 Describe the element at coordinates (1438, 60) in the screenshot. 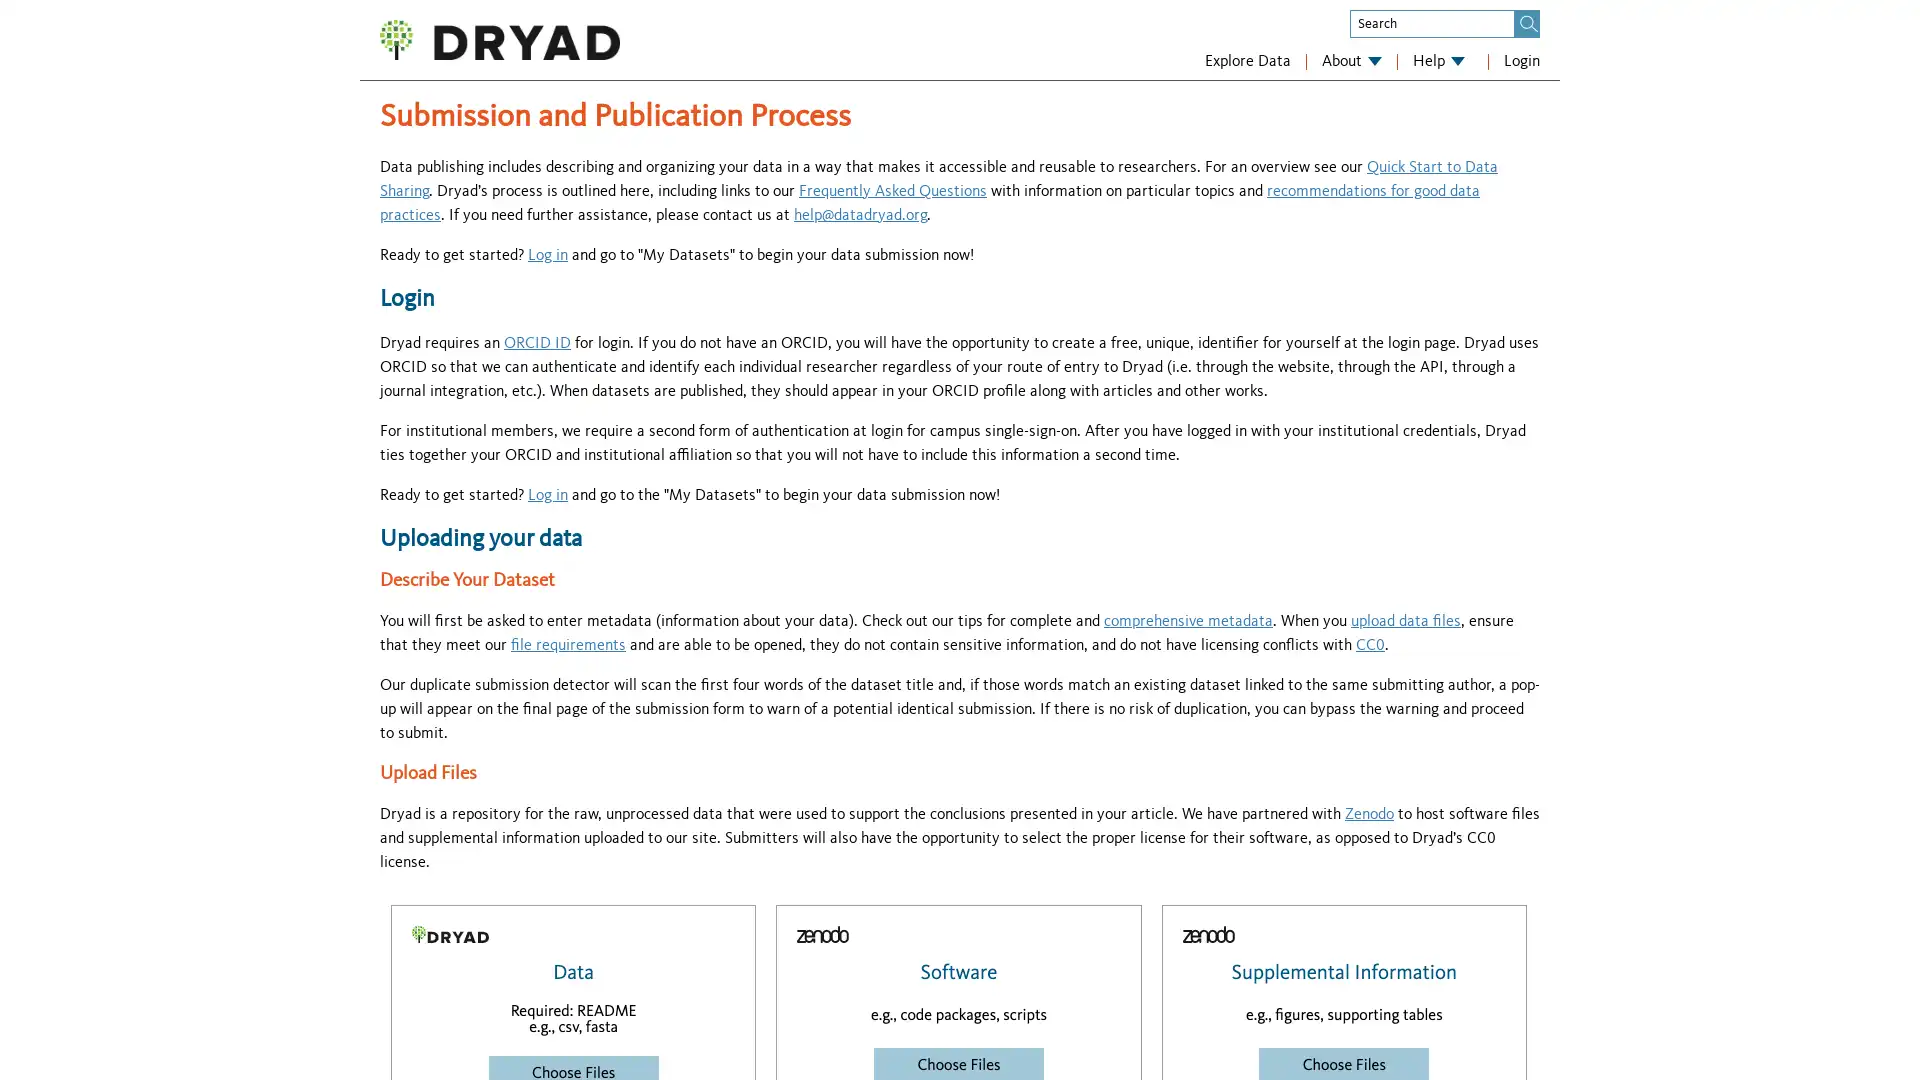

I see `Help` at that location.